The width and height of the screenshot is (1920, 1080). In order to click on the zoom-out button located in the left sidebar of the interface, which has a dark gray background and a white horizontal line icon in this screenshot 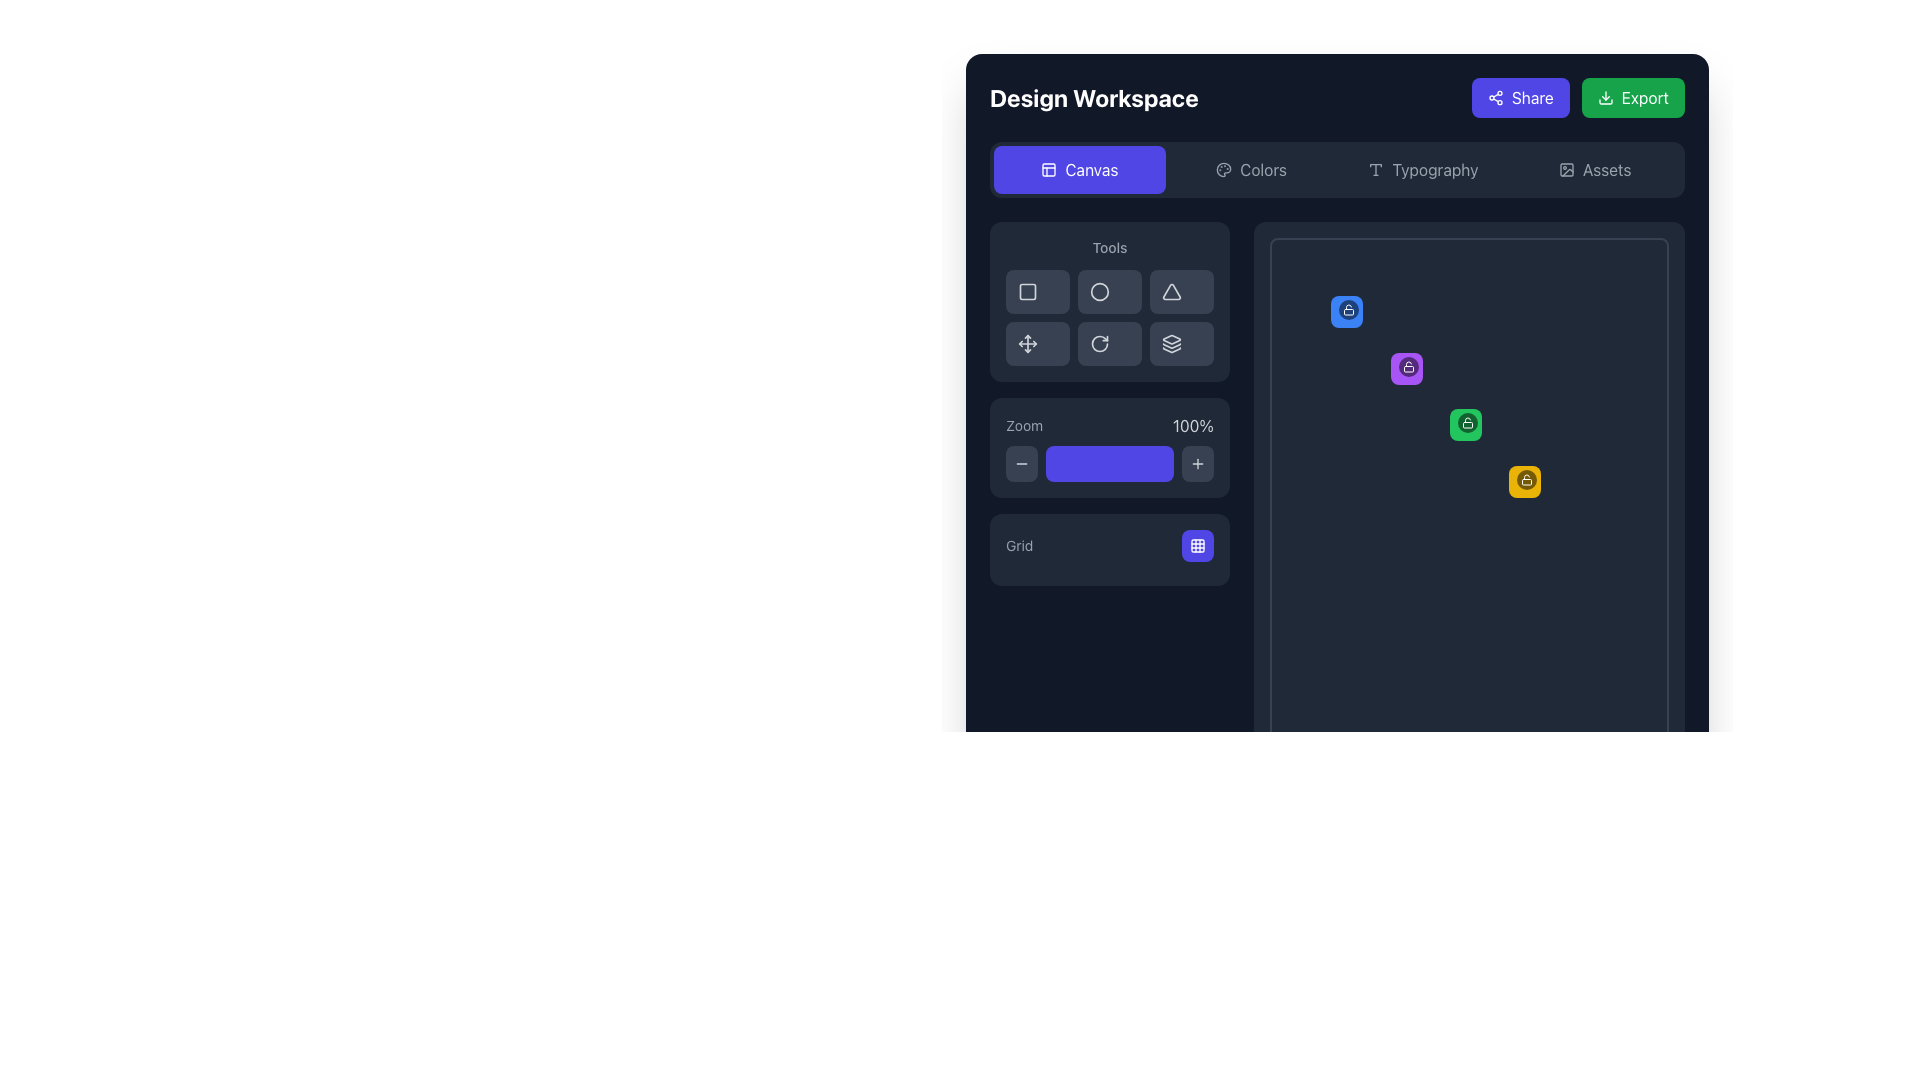, I will do `click(1022, 463)`.